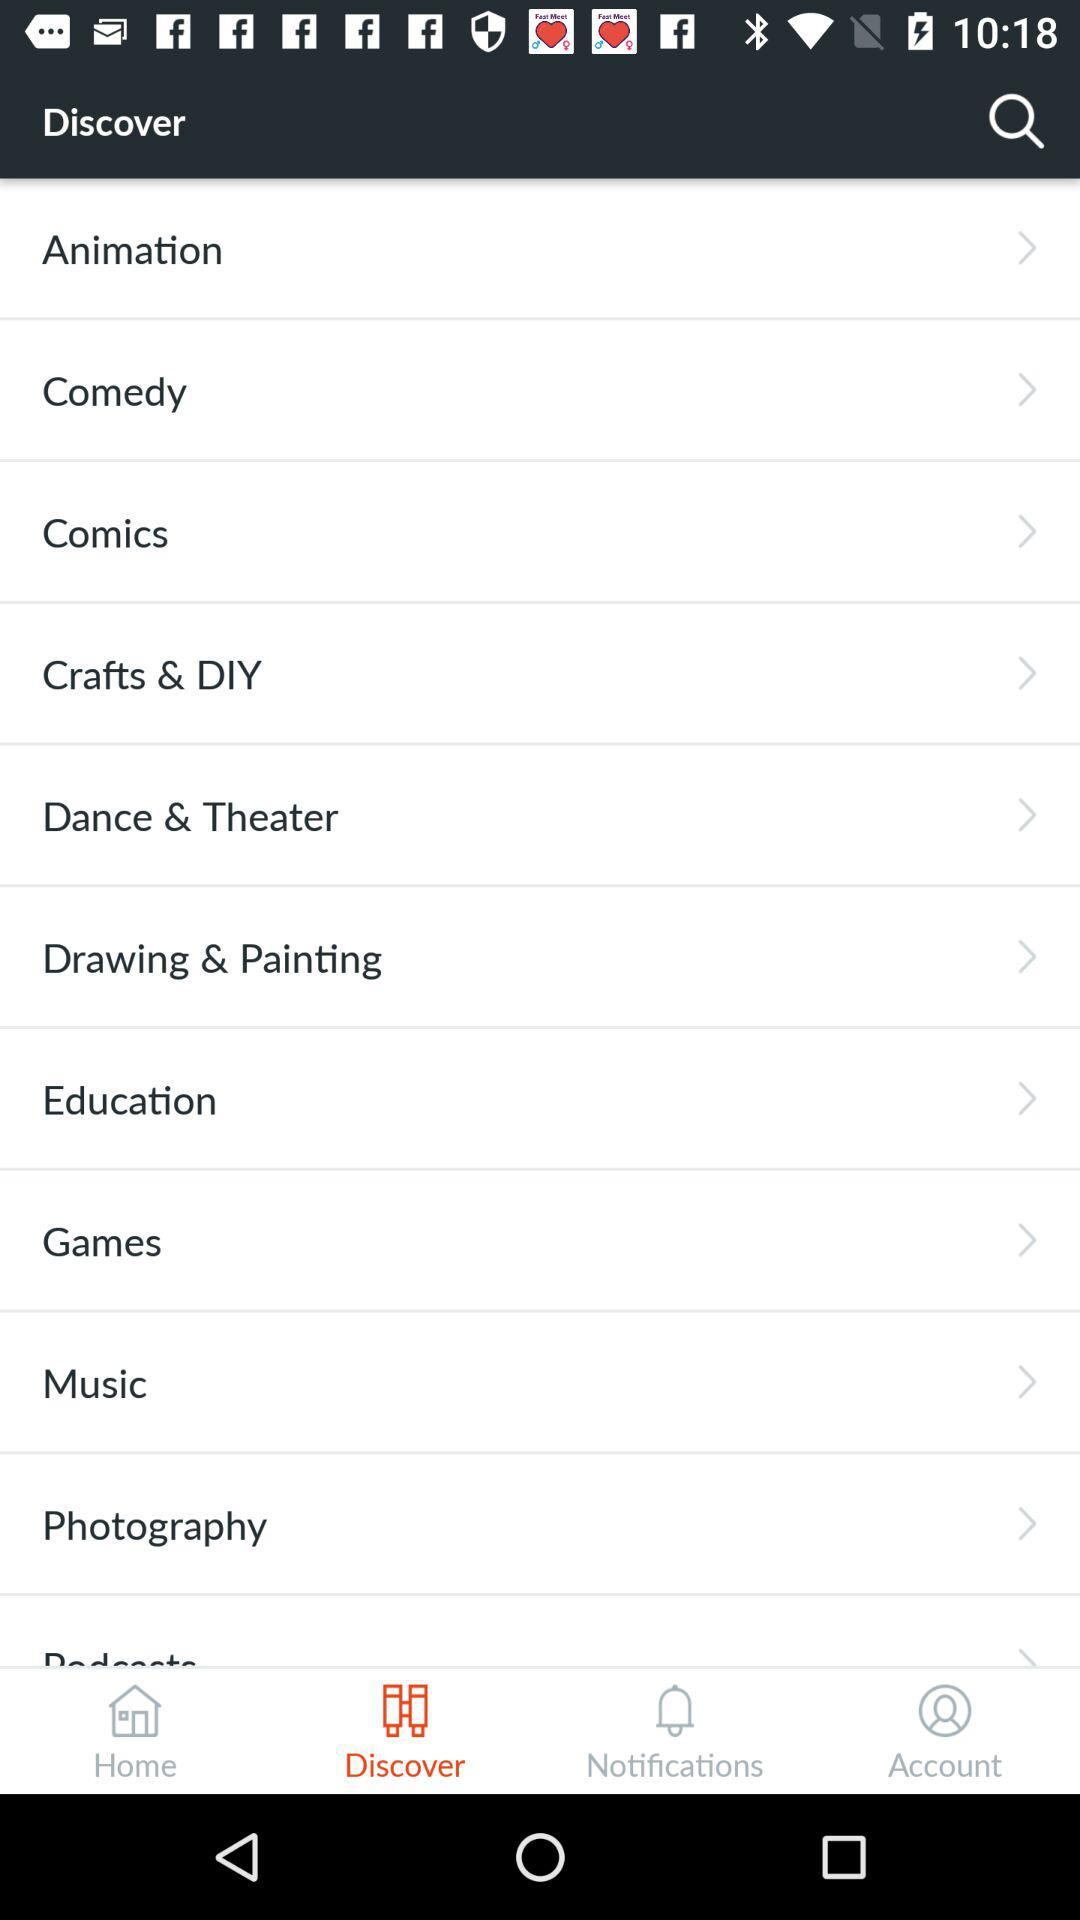  I want to click on the item to the right of discover icon, so click(1017, 119).